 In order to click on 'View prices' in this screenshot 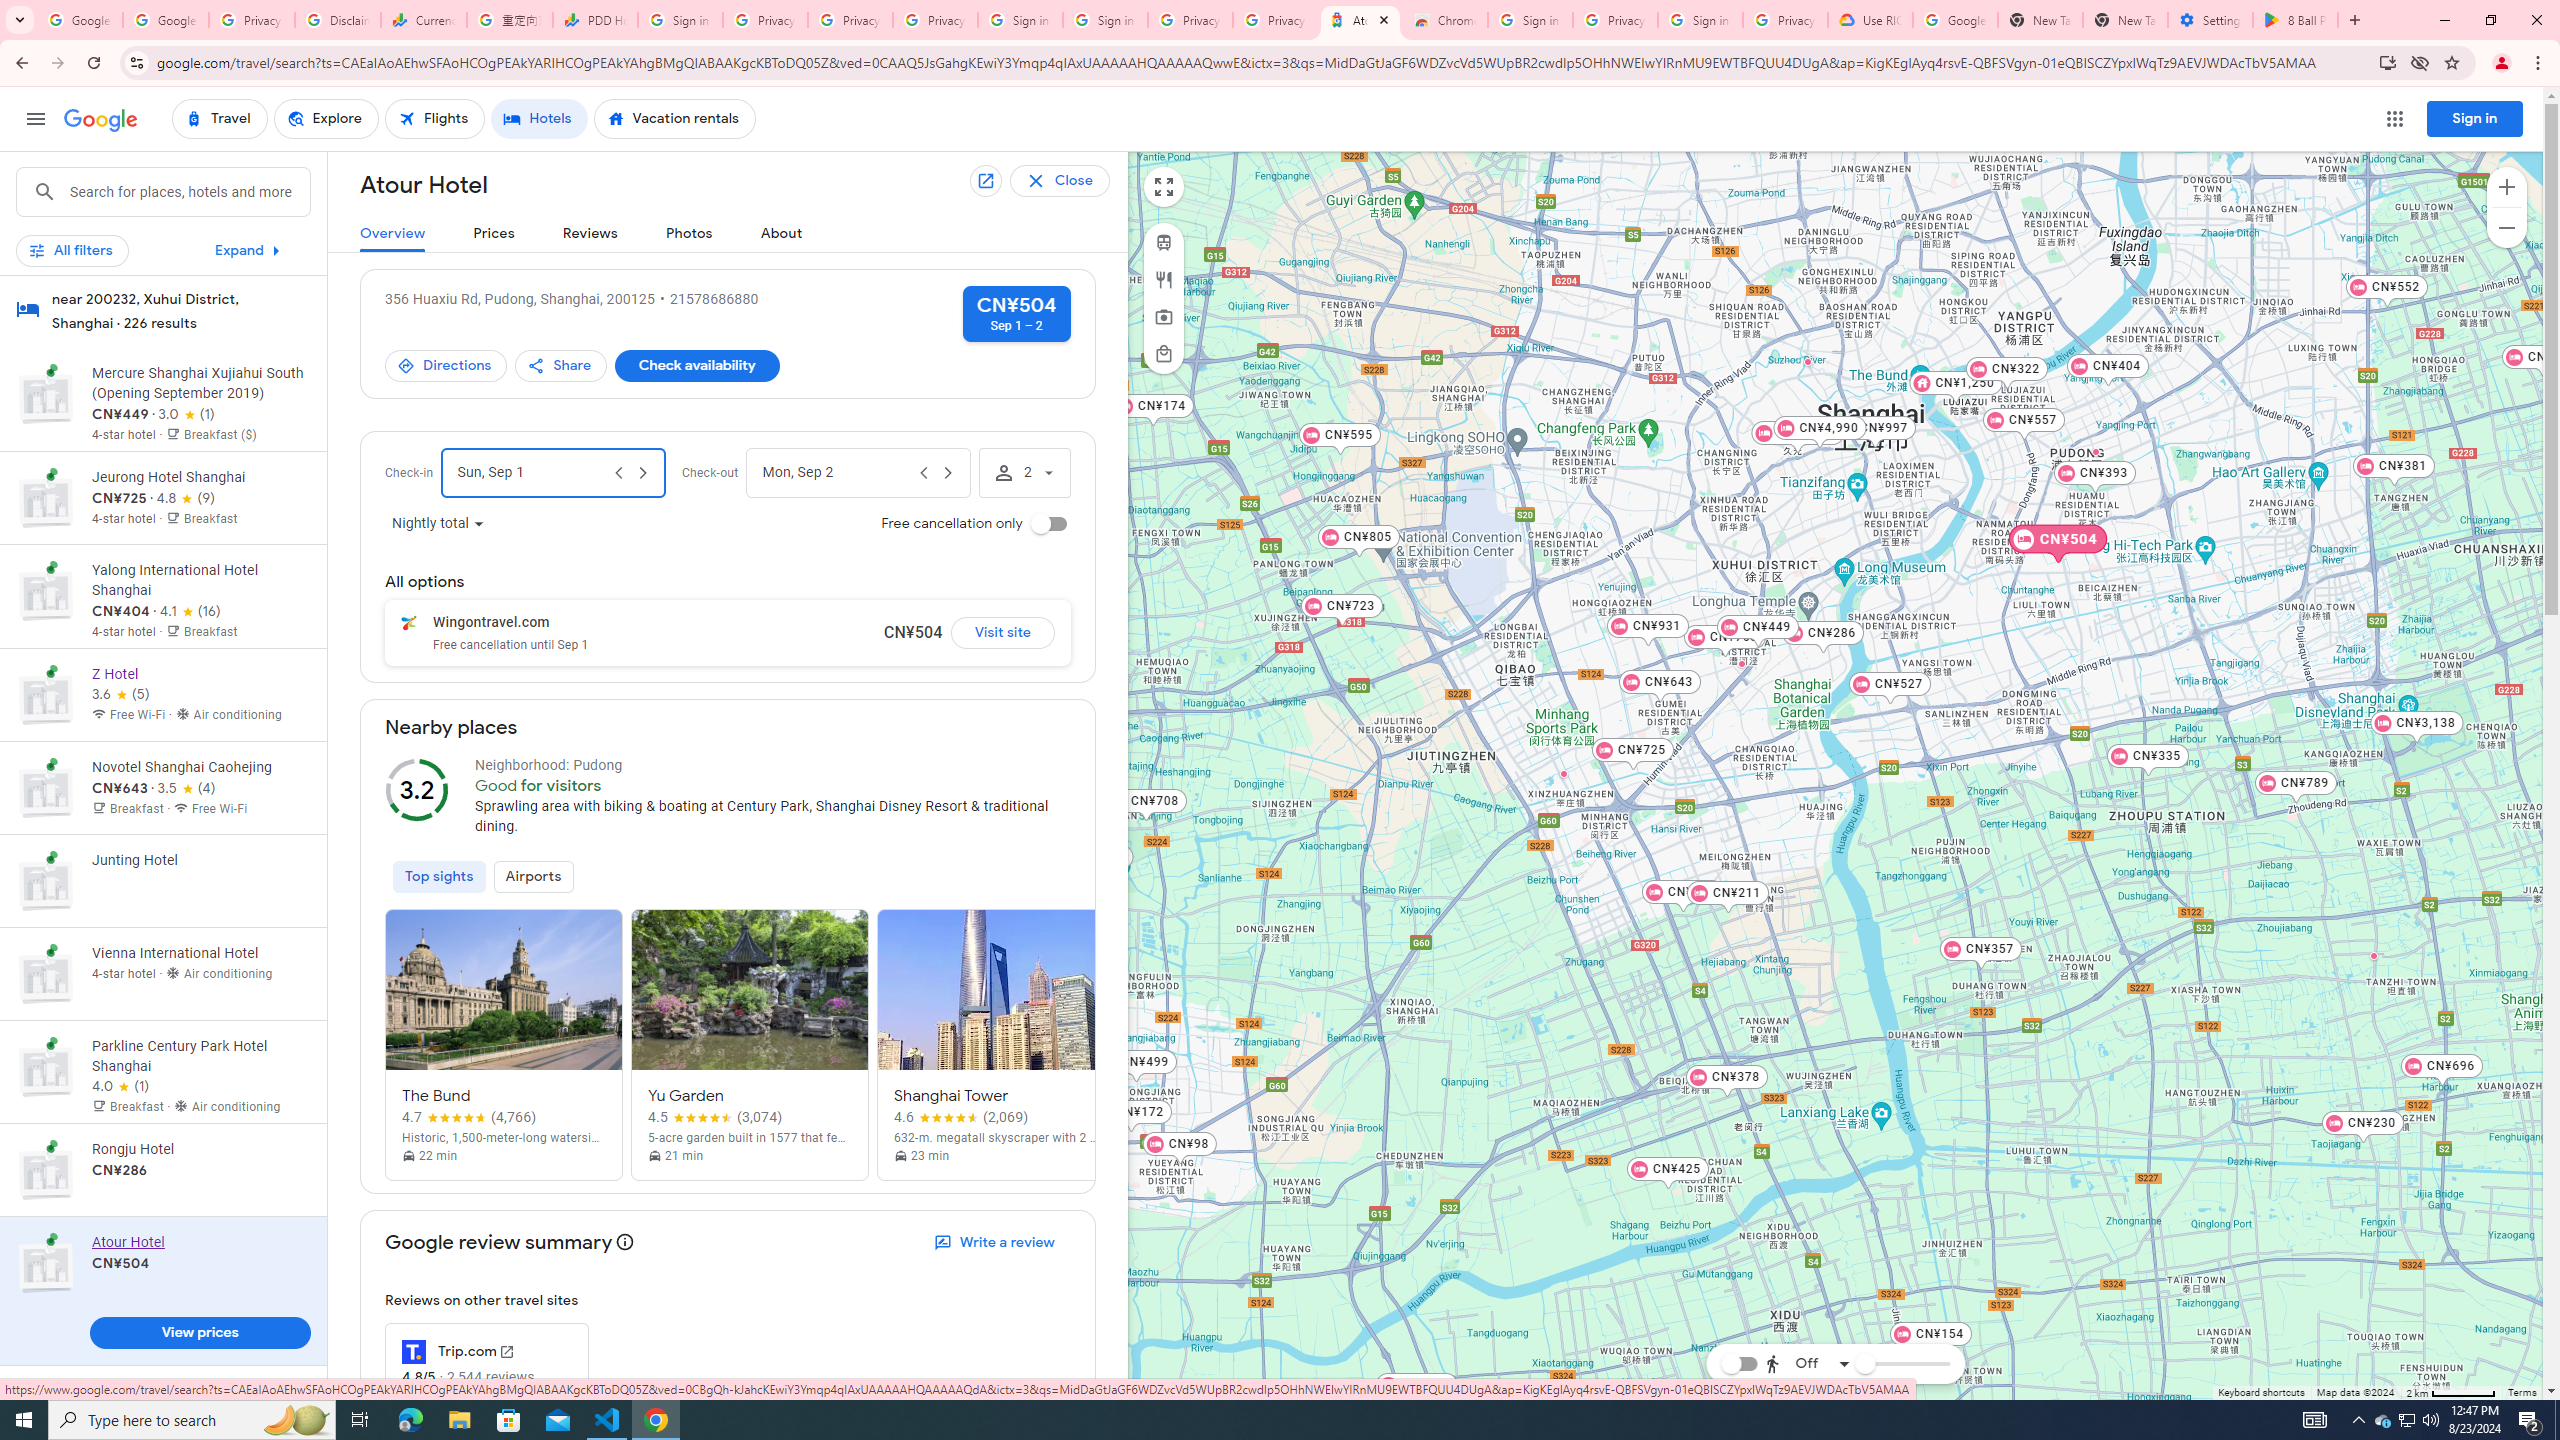, I will do `click(199, 1332)`.